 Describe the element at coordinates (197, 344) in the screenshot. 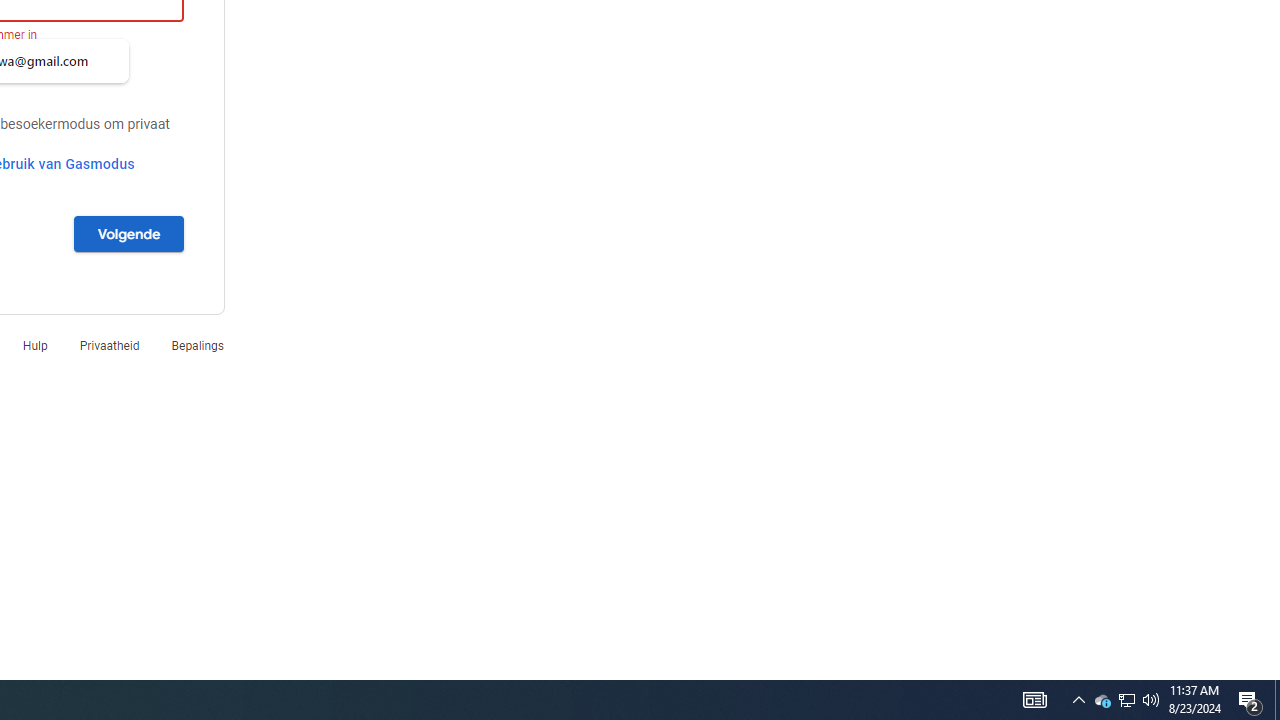

I see `'Bepalings'` at that location.